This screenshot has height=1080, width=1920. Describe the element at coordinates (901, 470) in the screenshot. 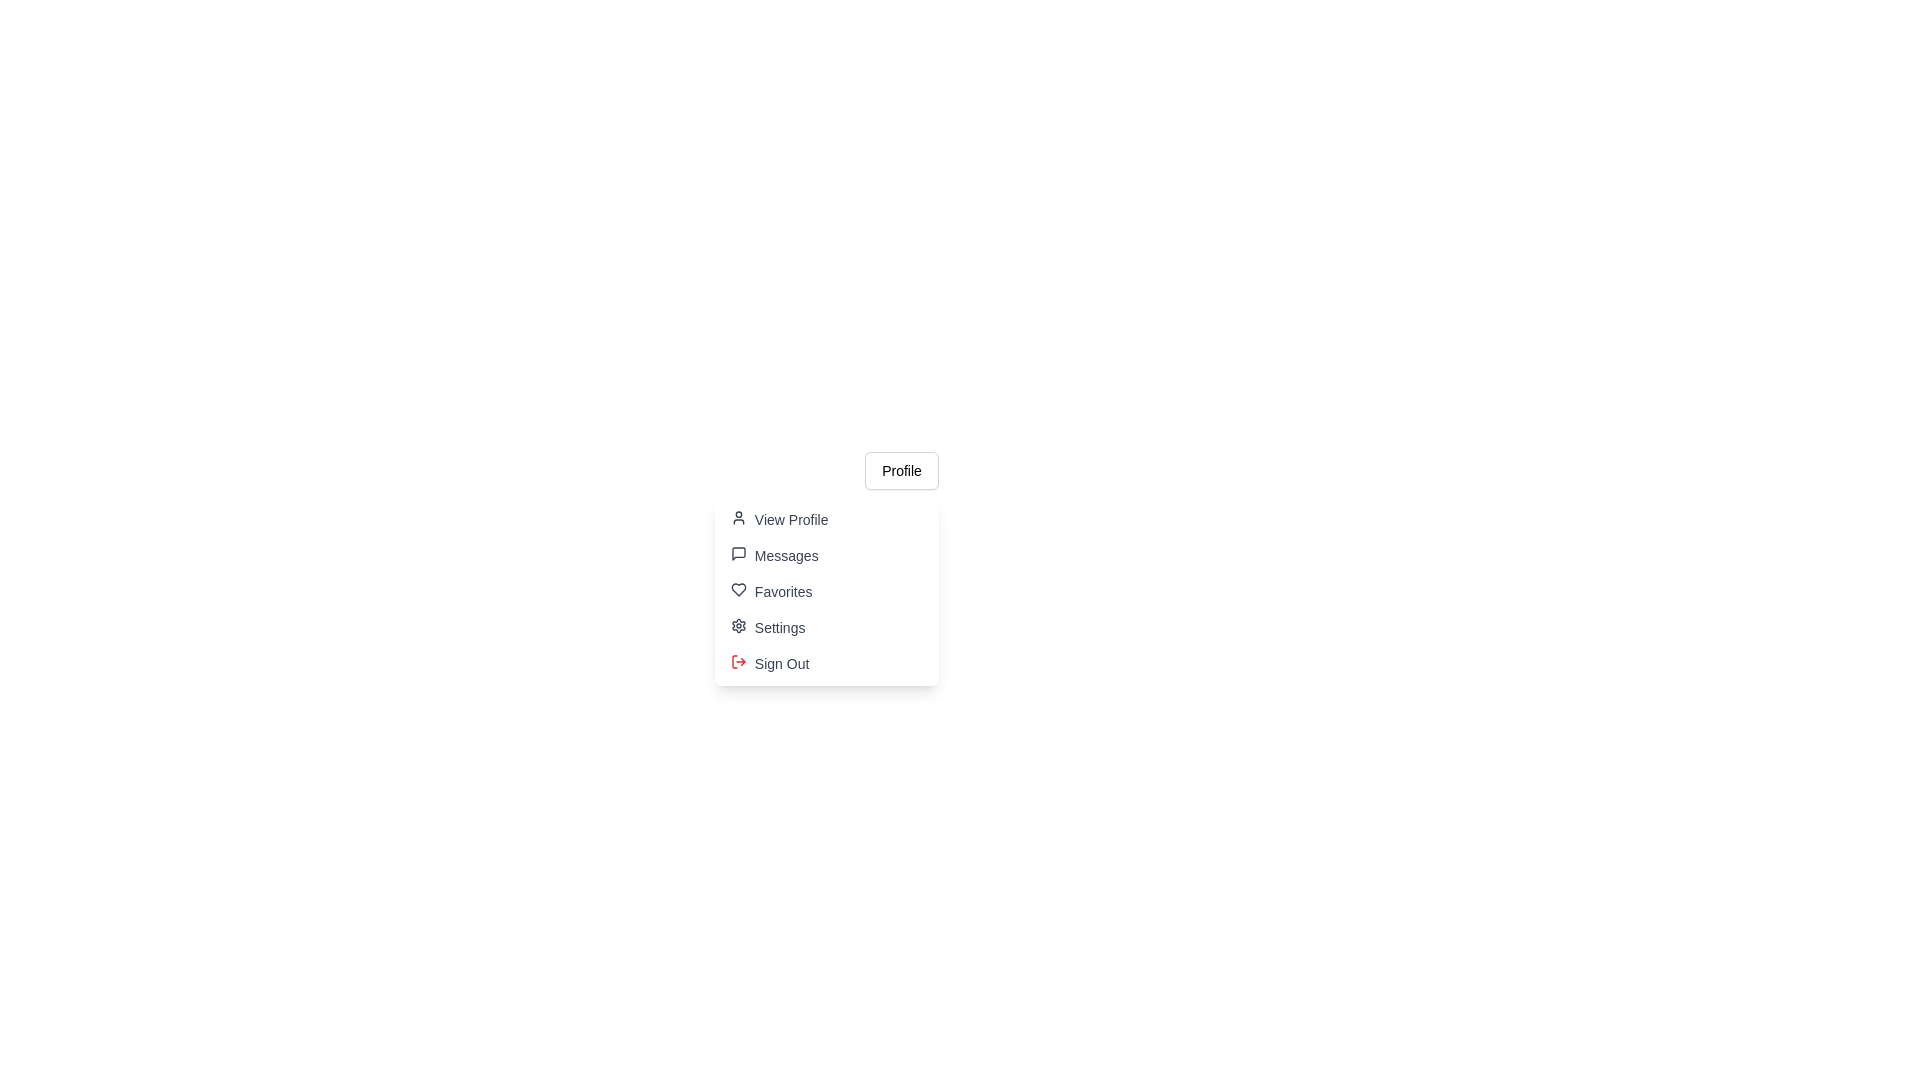

I see `the 'Profile' button with a white background and rounded corners located at the top-right of the dropdown menu` at that location.